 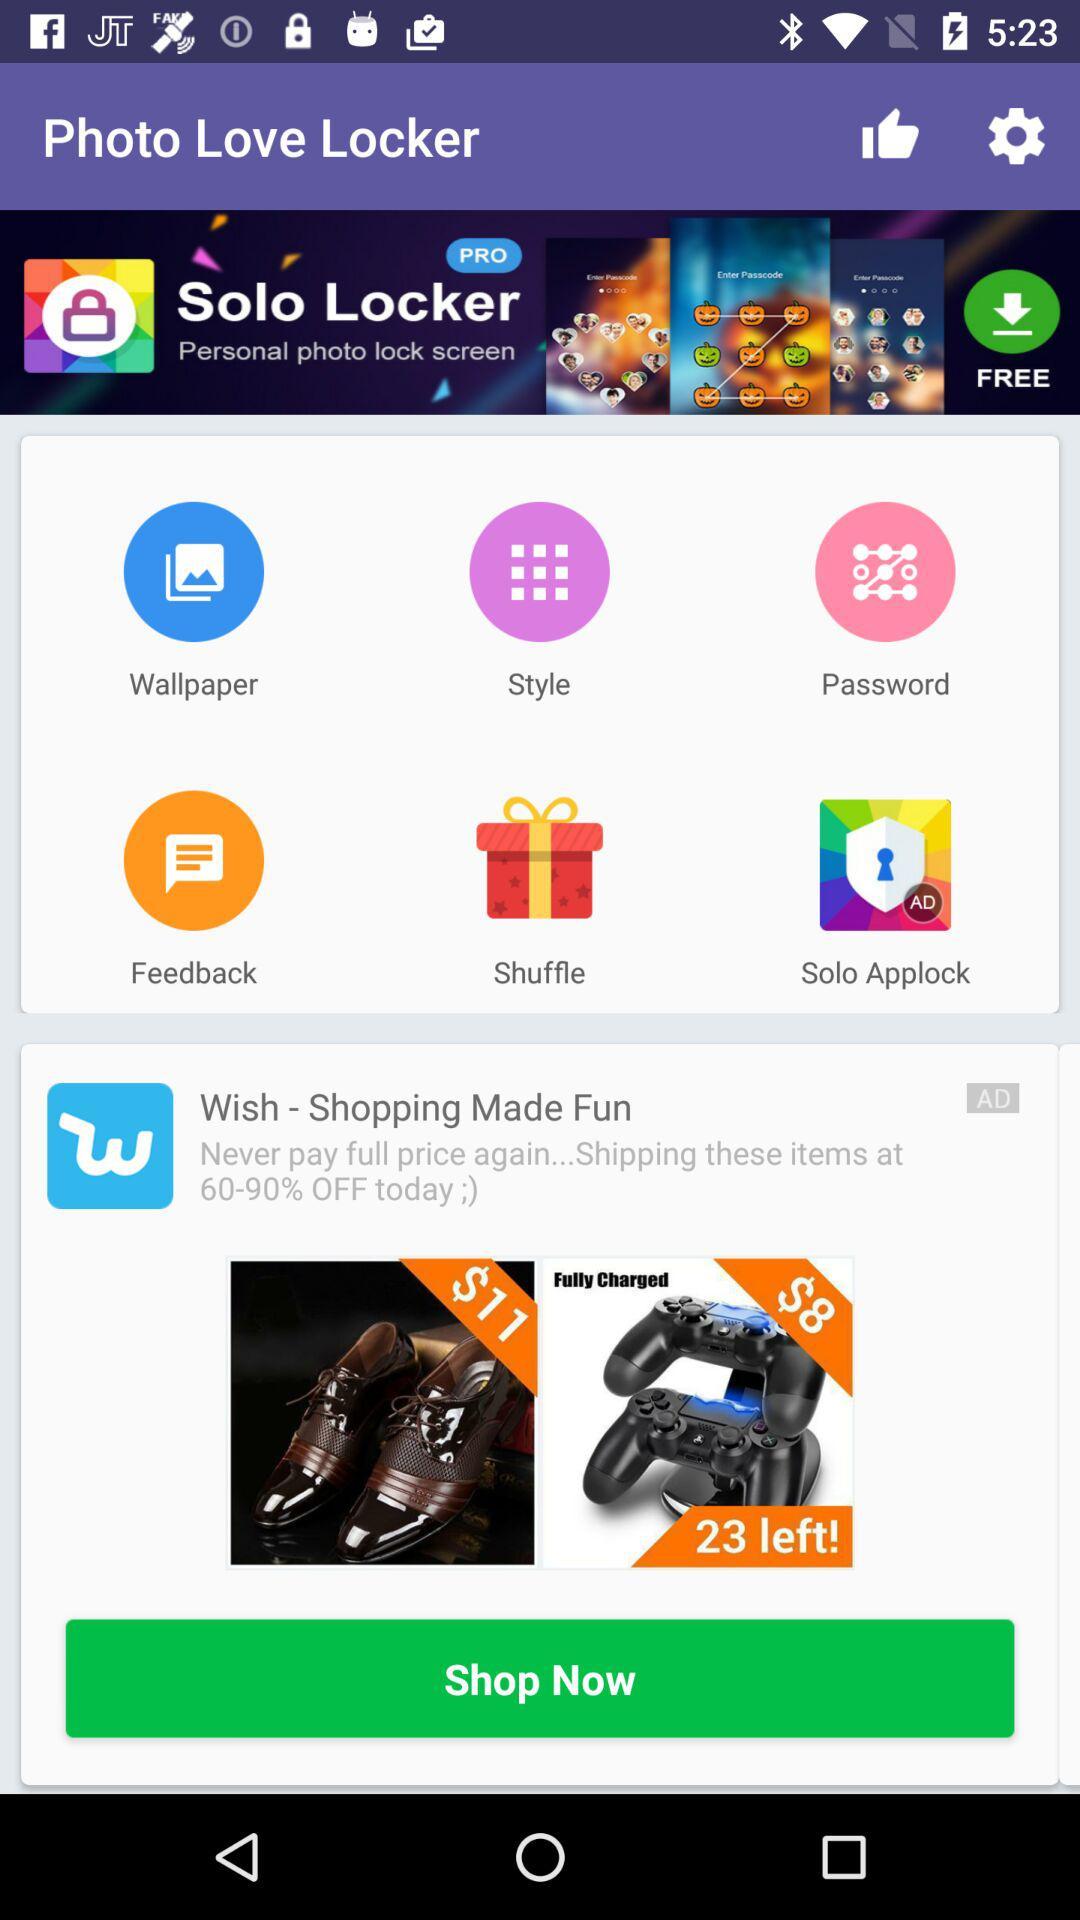 What do you see at coordinates (540, 1411) in the screenshot?
I see `open wish website` at bounding box center [540, 1411].